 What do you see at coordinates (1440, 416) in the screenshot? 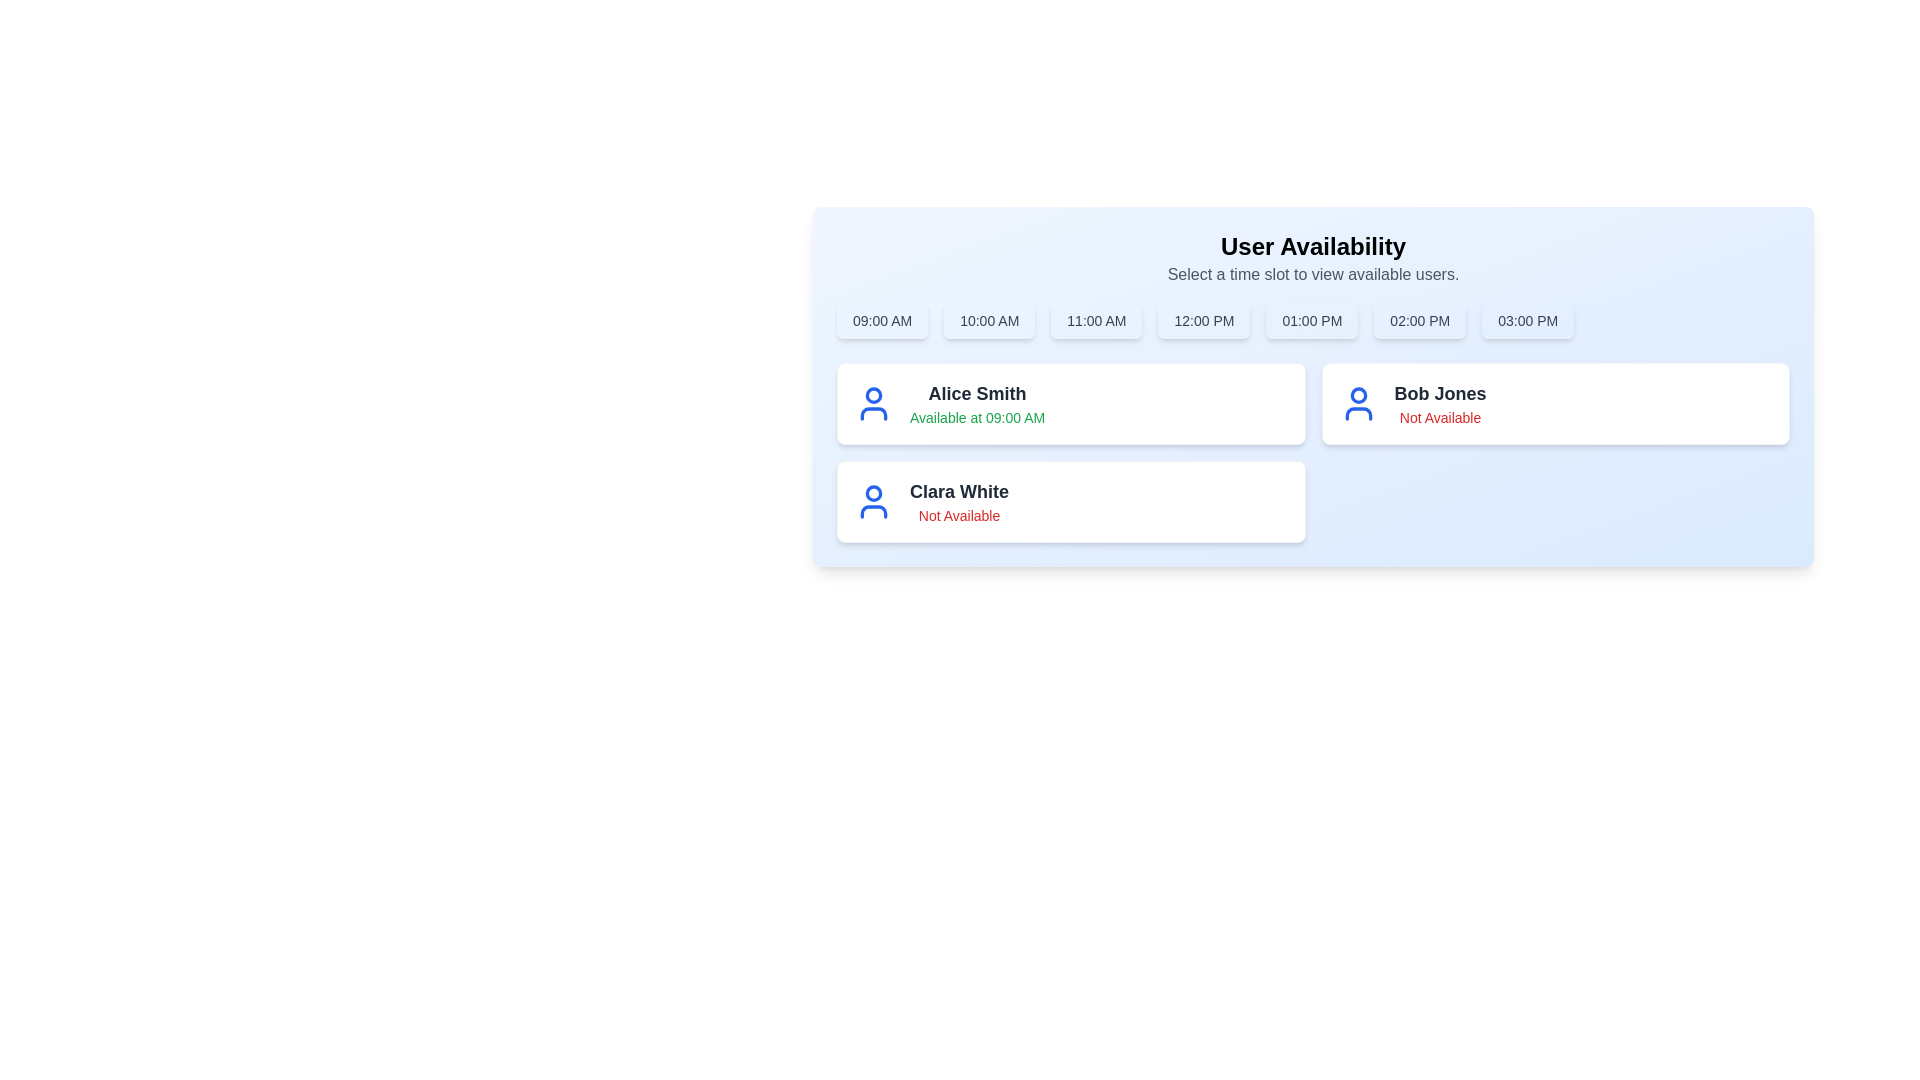
I see `the availability status text label indicating that user 'Bob Jones' is unavailable, located below 'Bob Jones' in the user availability list` at bounding box center [1440, 416].